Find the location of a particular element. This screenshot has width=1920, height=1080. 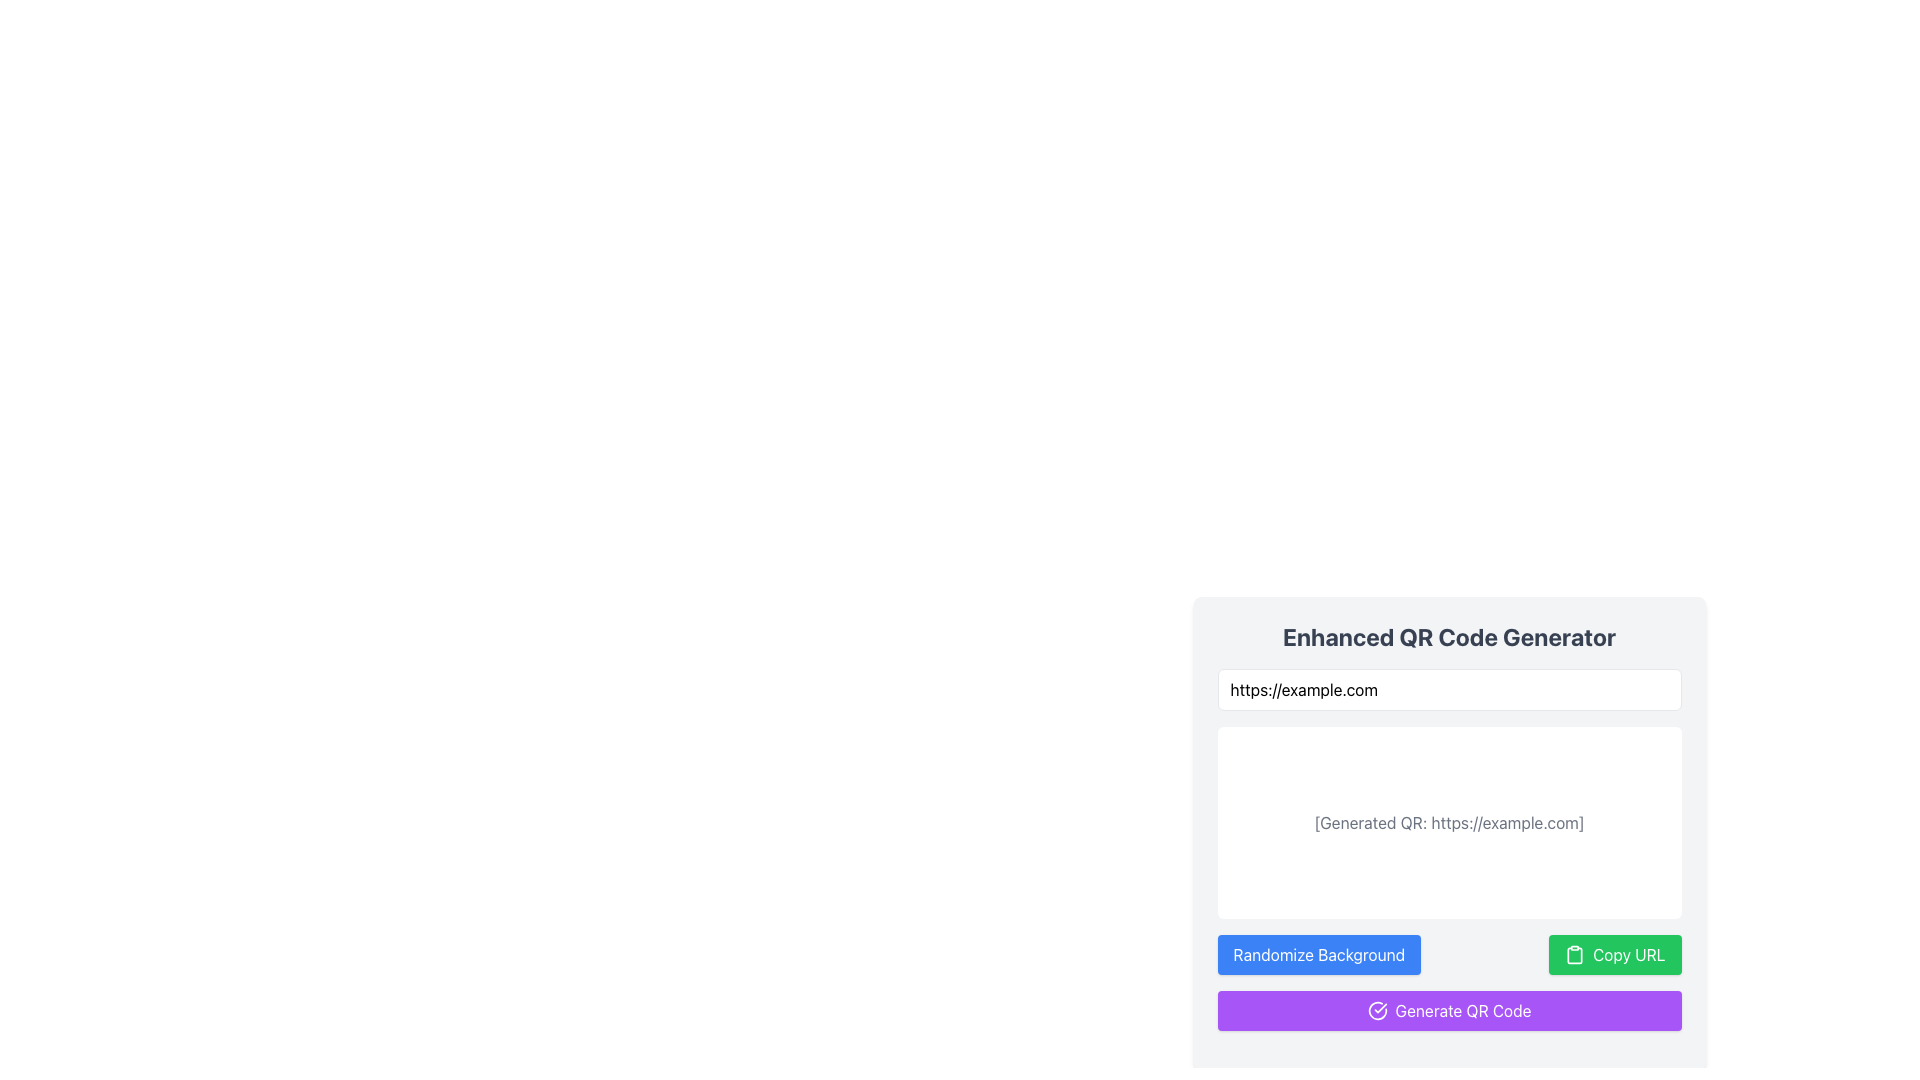

the text block displaying '[Generated QR: https://example.com]' within the light gray rectangular section of the 'Enhanced QR Code Generator' interface is located at coordinates (1449, 833).